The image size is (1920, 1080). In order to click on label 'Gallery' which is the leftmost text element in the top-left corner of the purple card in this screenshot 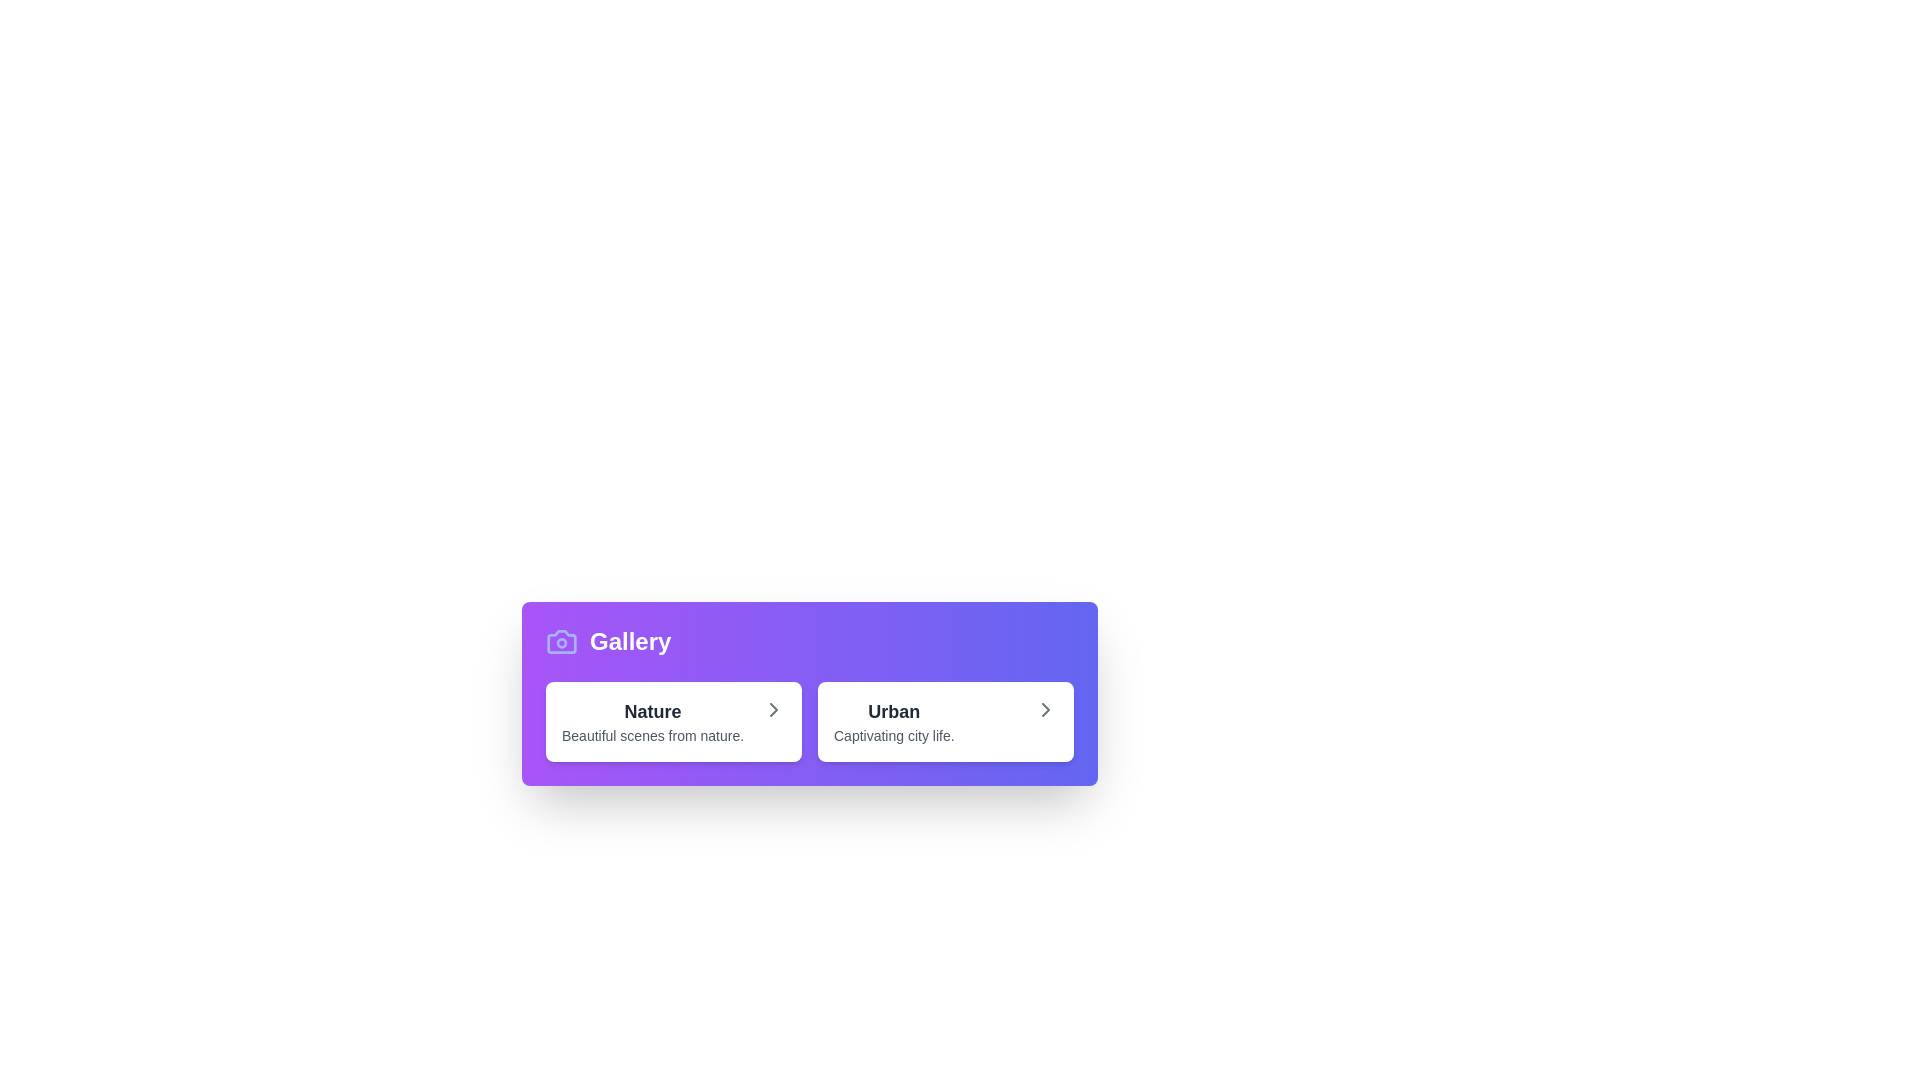, I will do `click(607, 641)`.